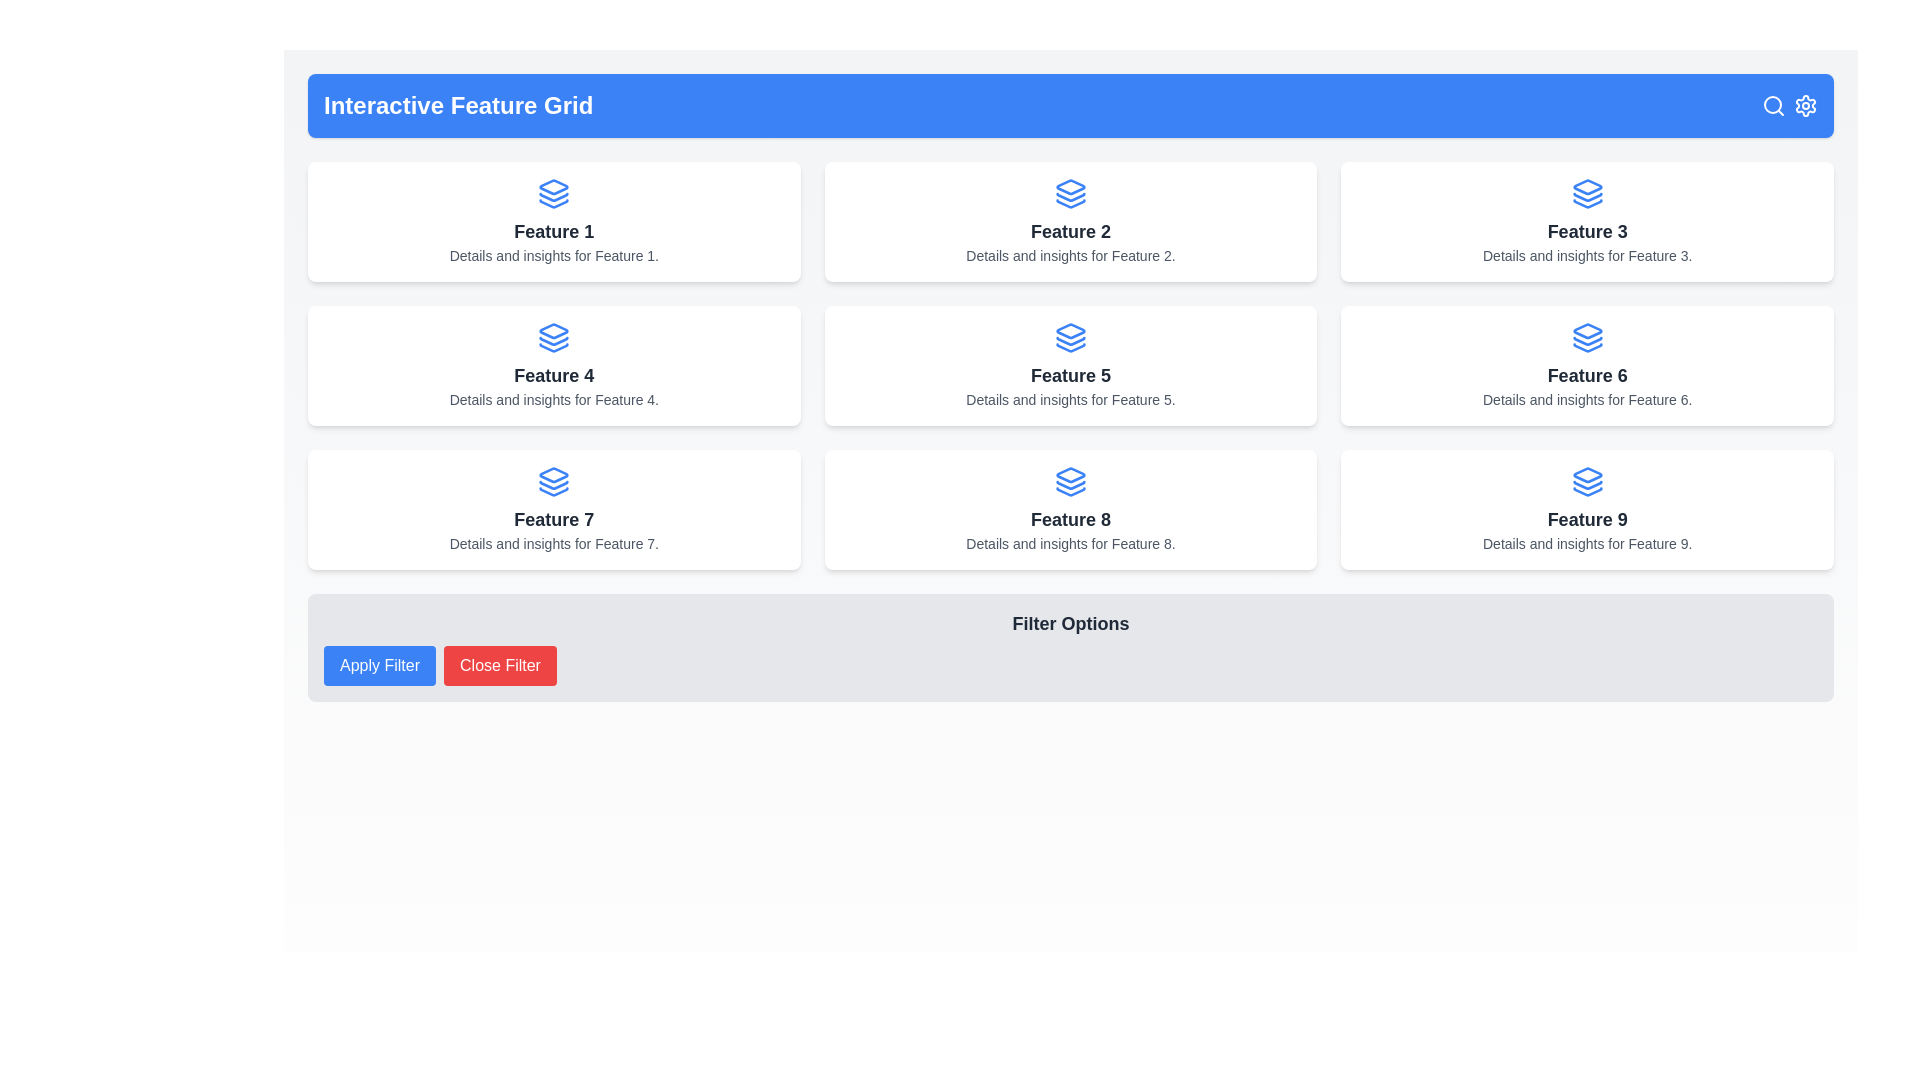 Image resolution: width=1920 pixels, height=1080 pixels. What do you see at coordinates (1586, 543) in the screenshot?
I see `supporting text element that contains 'Details and insights for Feature 9.' located at the bottom of the card labeled 'Feature 9' in the last column of the third row in the grid` at bounding box center [1586, 543].